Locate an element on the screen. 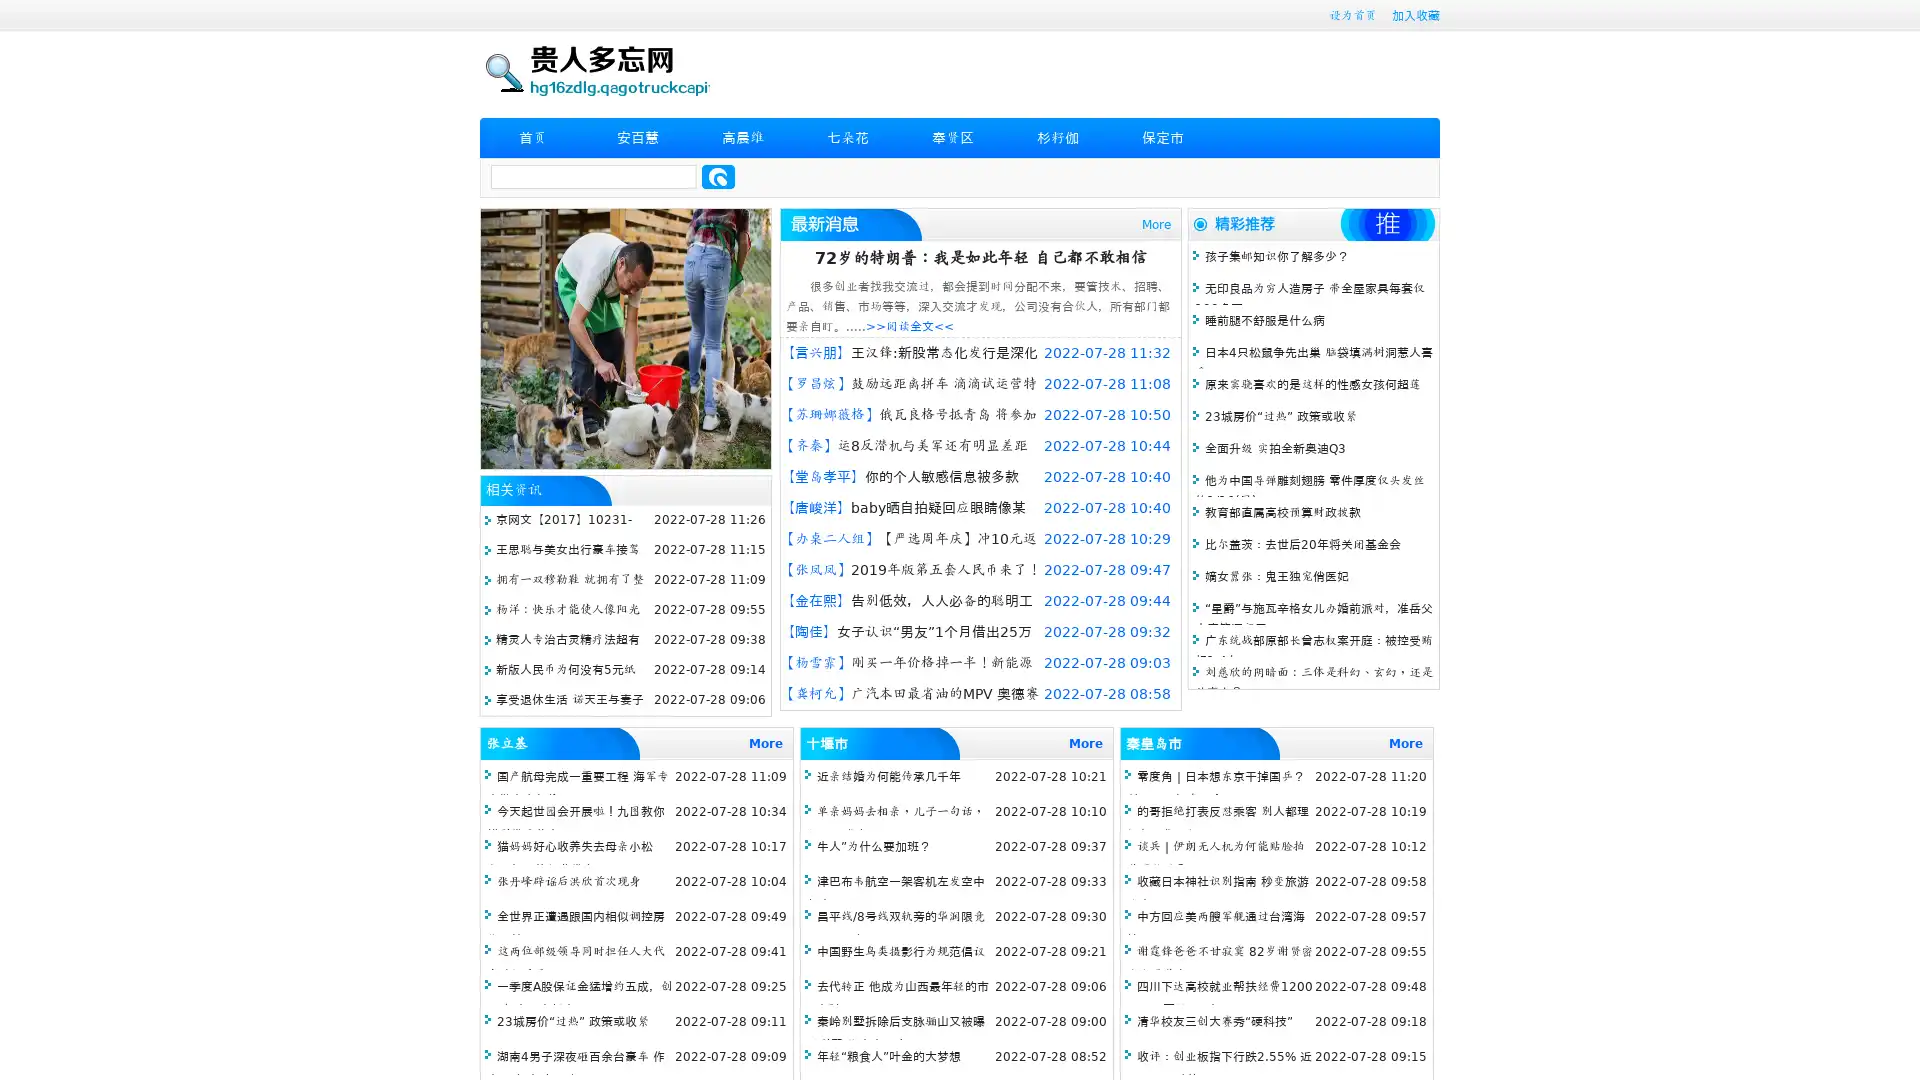 The image size is (1920, 1080). Search is located at coordinates (718, 176).